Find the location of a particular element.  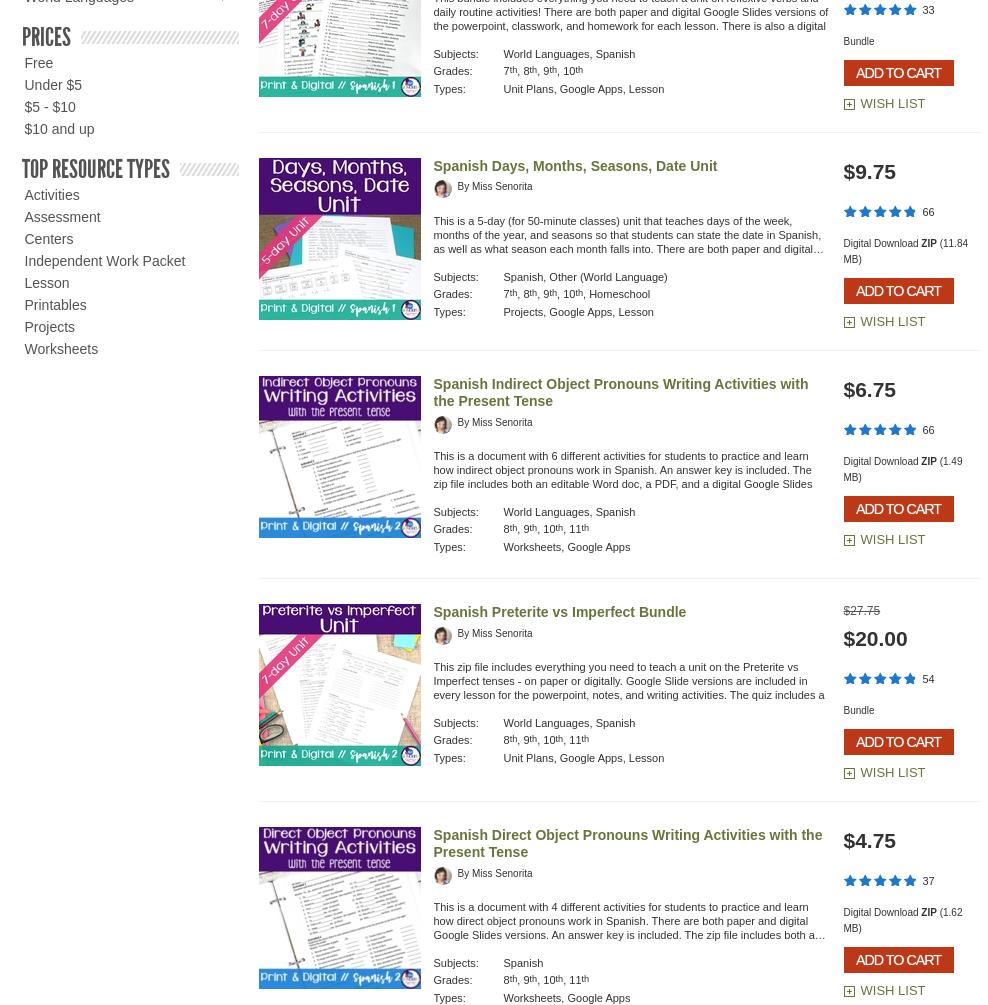

'$20.00' is located at coordinates (873, 637).